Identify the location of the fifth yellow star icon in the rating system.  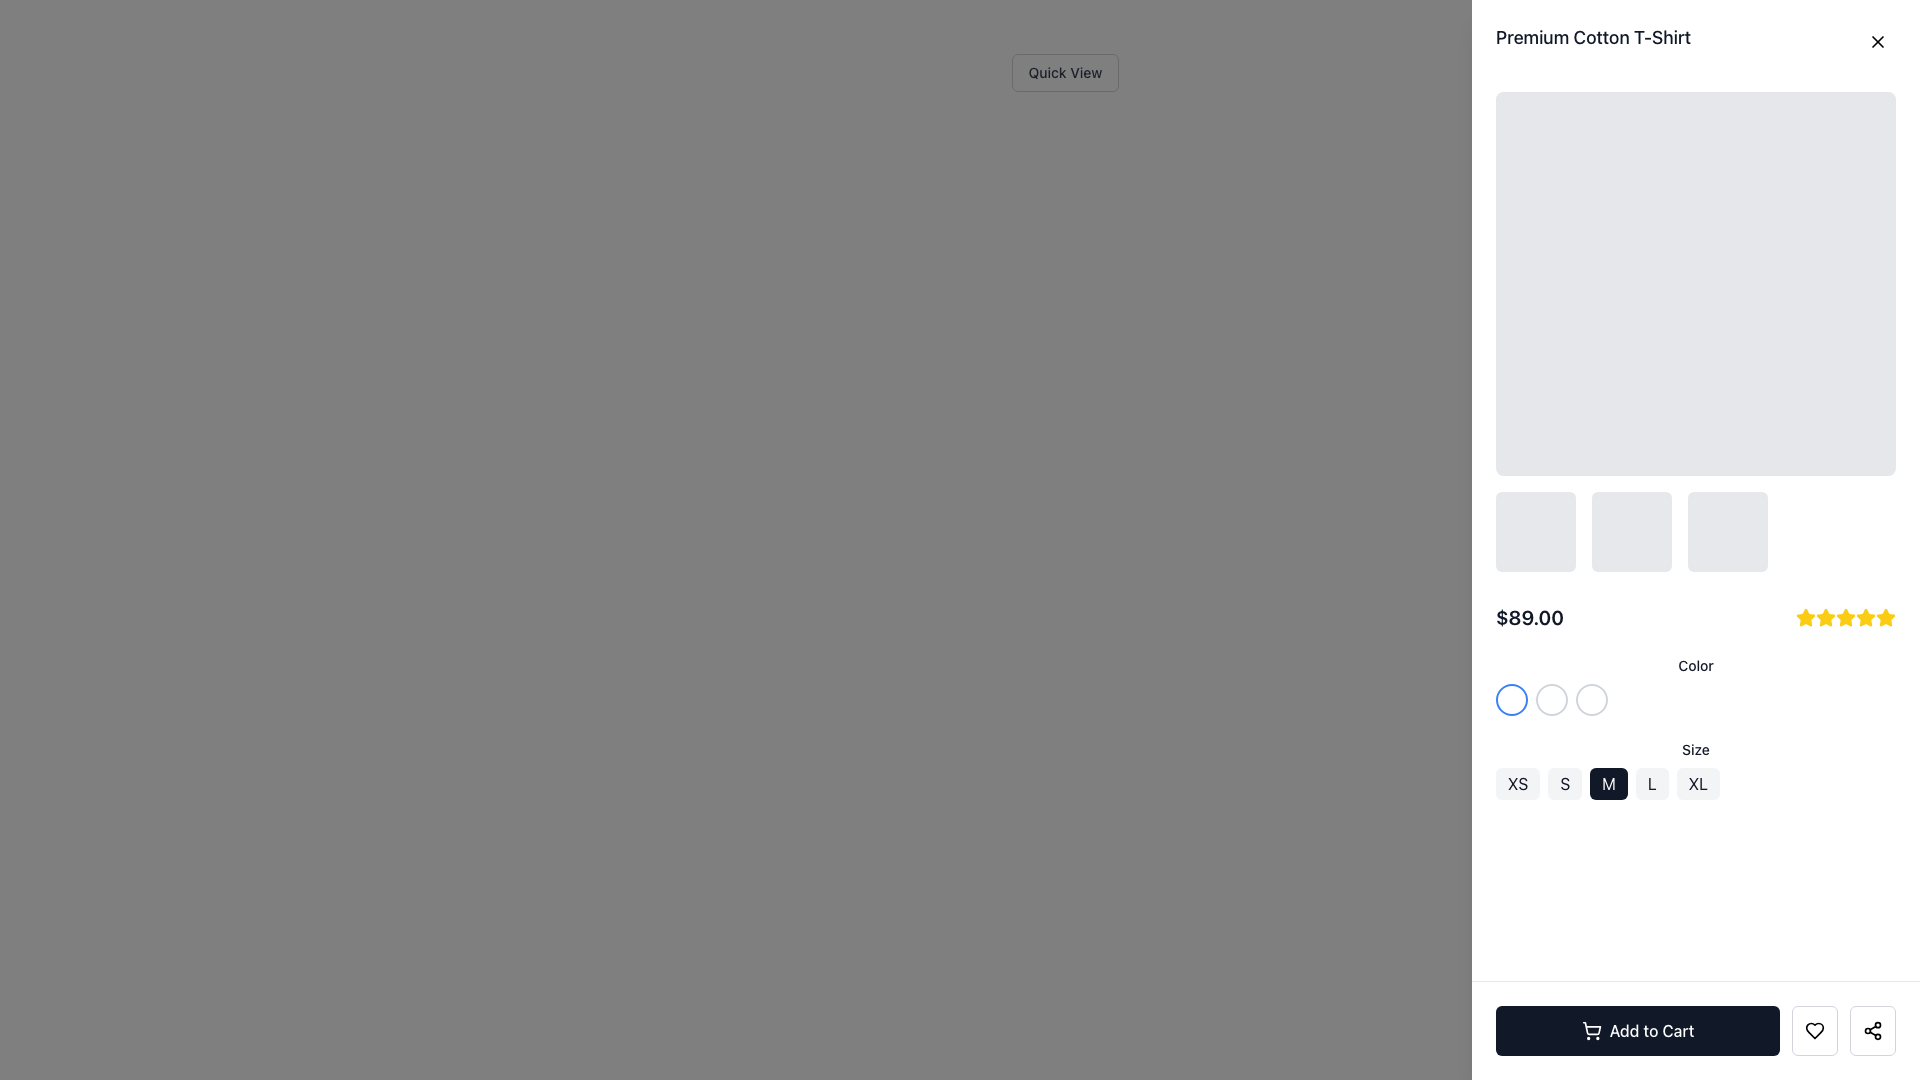
(1865, 616).